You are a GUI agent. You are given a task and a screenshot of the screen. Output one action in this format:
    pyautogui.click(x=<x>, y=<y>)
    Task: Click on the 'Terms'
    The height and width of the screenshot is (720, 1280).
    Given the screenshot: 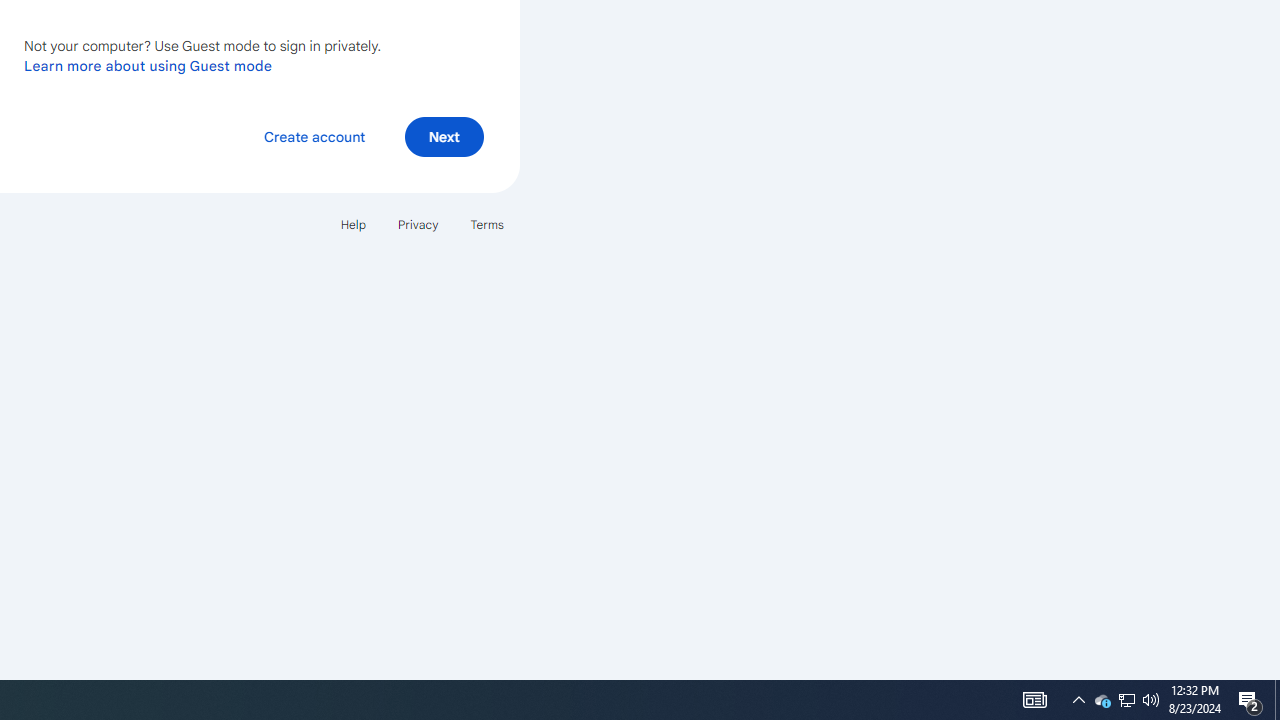 What is the action you would take?
    pyautogui.click(x=487, y=224)
    